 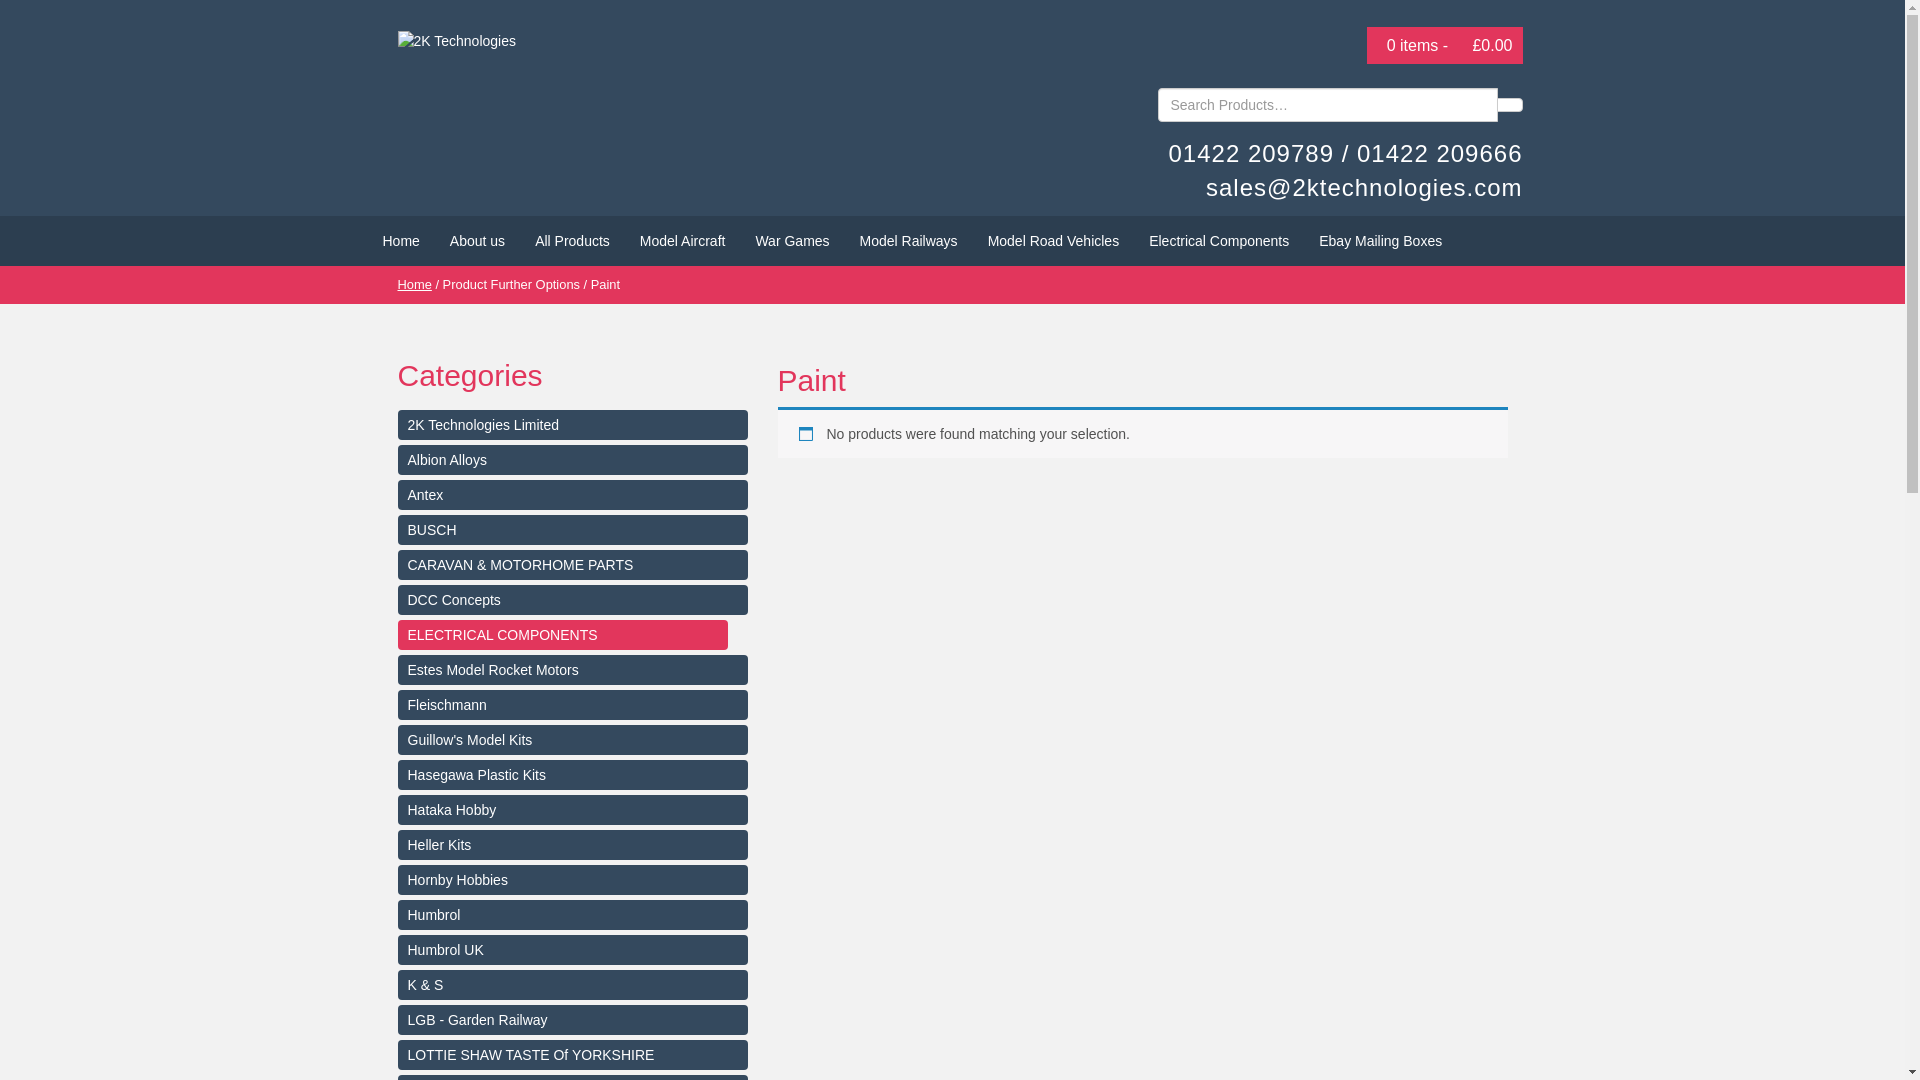 What do you see at coordinates (571, 1019) in the screenshot?
I see `'LGB - Garden Railway'` at bounding box center [571, 1019].